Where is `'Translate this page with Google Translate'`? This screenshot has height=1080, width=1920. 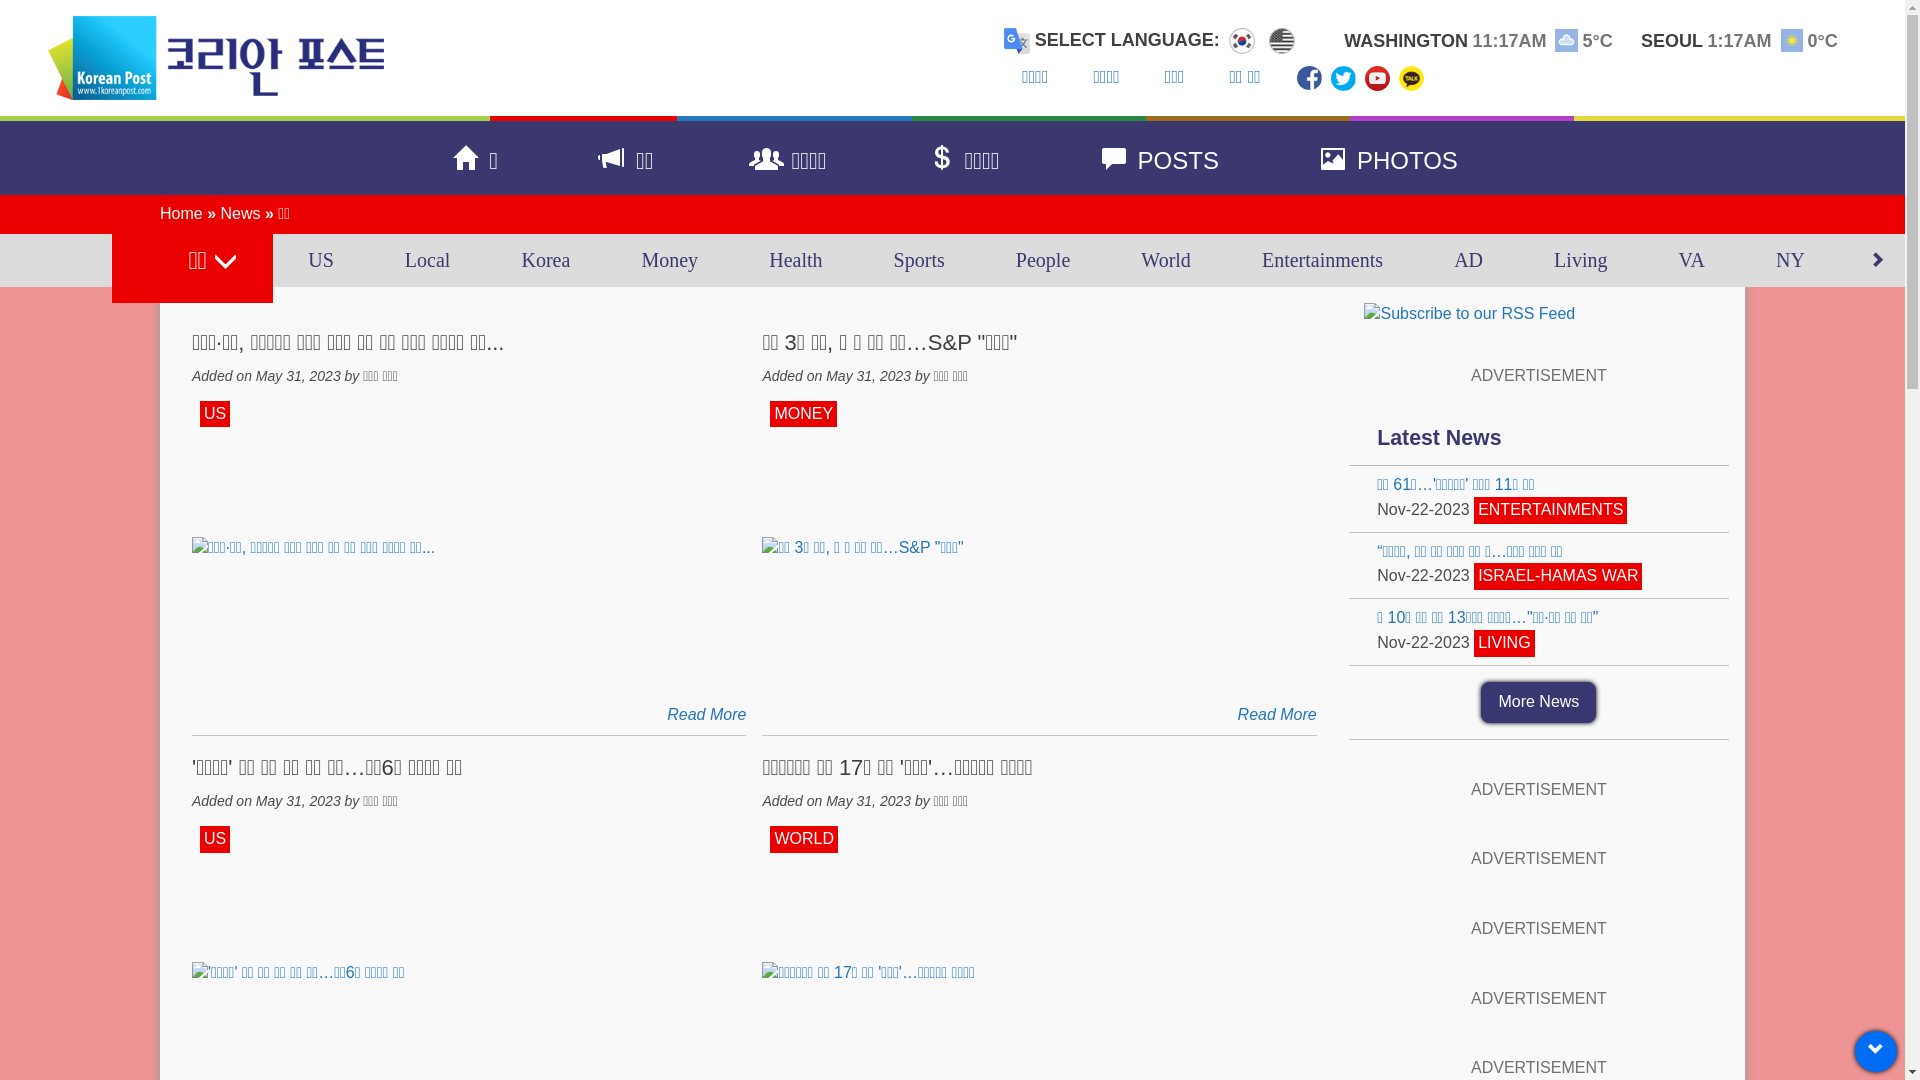
'Translate this page with Google Translate' is located at coordinates (1017, 41).